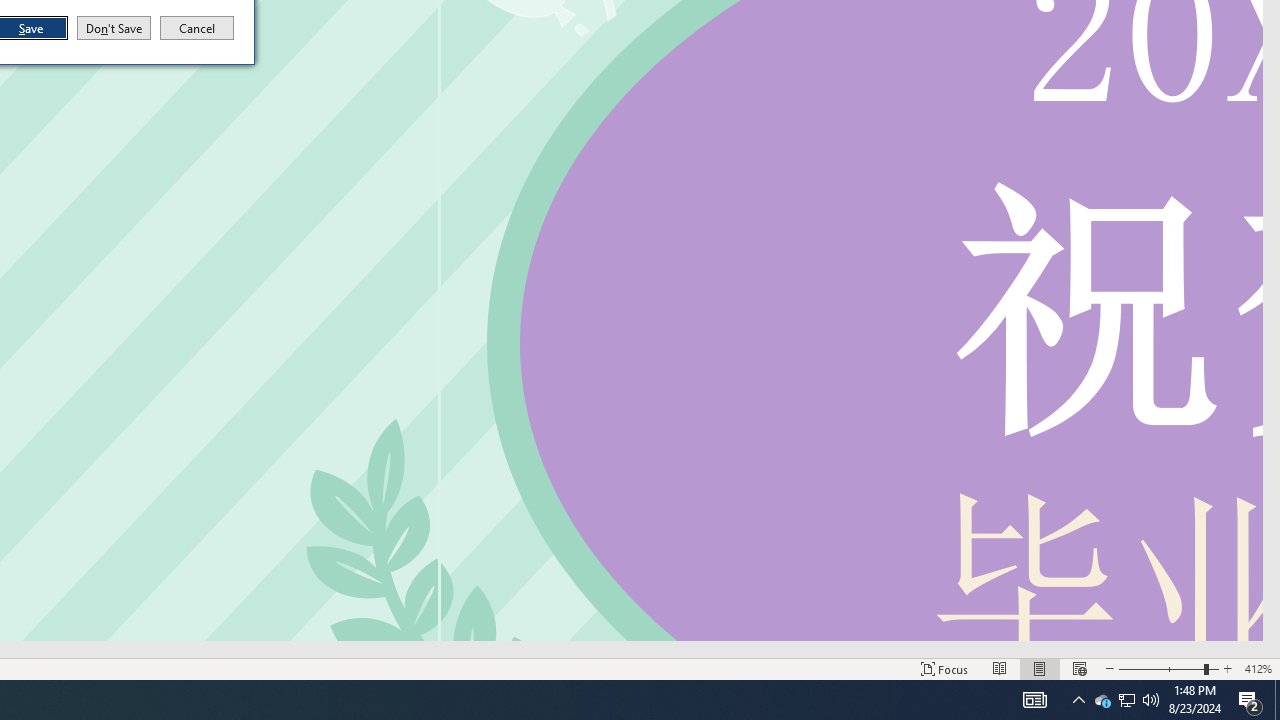 The height and width of the screenshot is (720, 1280). Describe the element at coordinates (1250, 698) in the screenshot. I see `'Action Center, 2 new notifications'` at that location.